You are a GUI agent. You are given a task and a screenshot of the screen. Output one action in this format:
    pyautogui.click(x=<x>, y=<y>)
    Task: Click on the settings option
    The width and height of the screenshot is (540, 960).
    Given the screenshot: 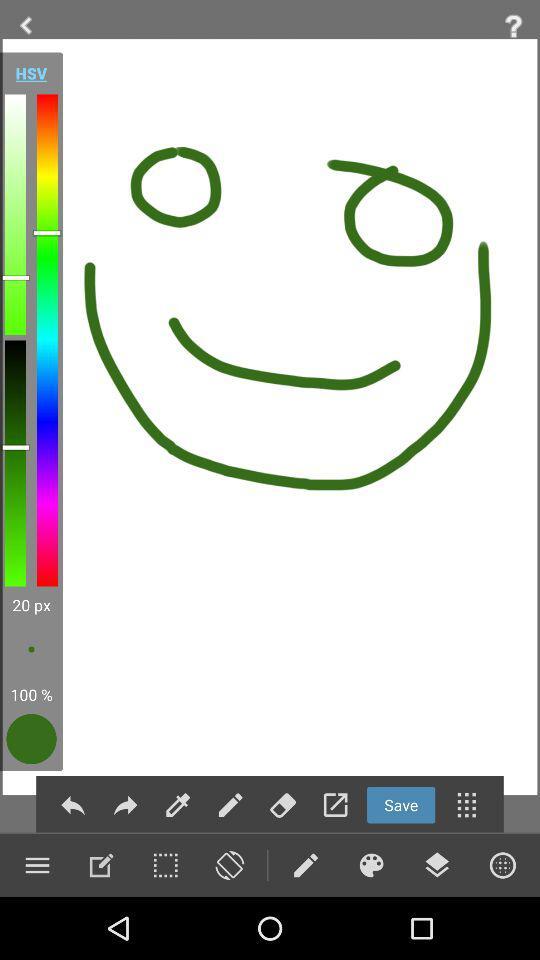 What is the action you would take?
    pyautogui.click(x=37, y=864)
    